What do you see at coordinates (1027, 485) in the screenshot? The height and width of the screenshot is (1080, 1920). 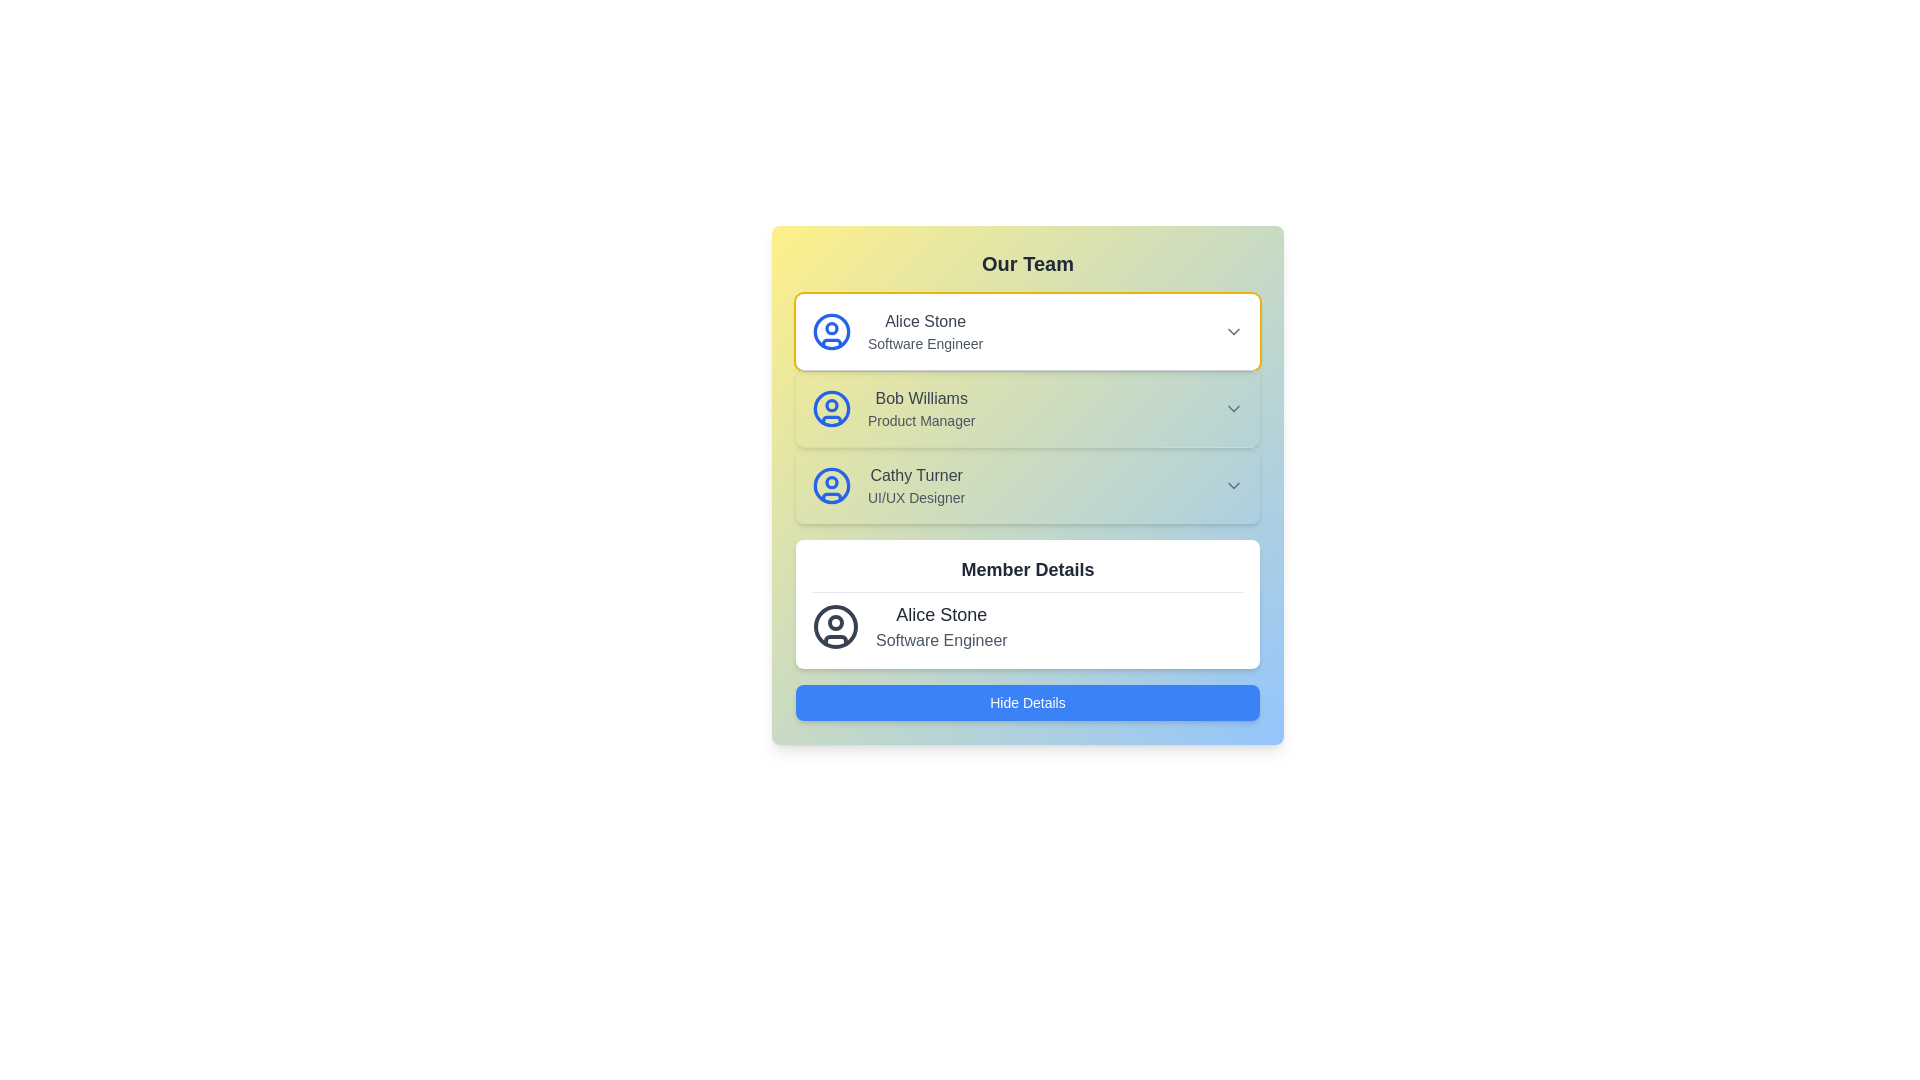 I see `to select the profile card for 'Cathy Turner' in the team list` at bounding box center [1027, 485].